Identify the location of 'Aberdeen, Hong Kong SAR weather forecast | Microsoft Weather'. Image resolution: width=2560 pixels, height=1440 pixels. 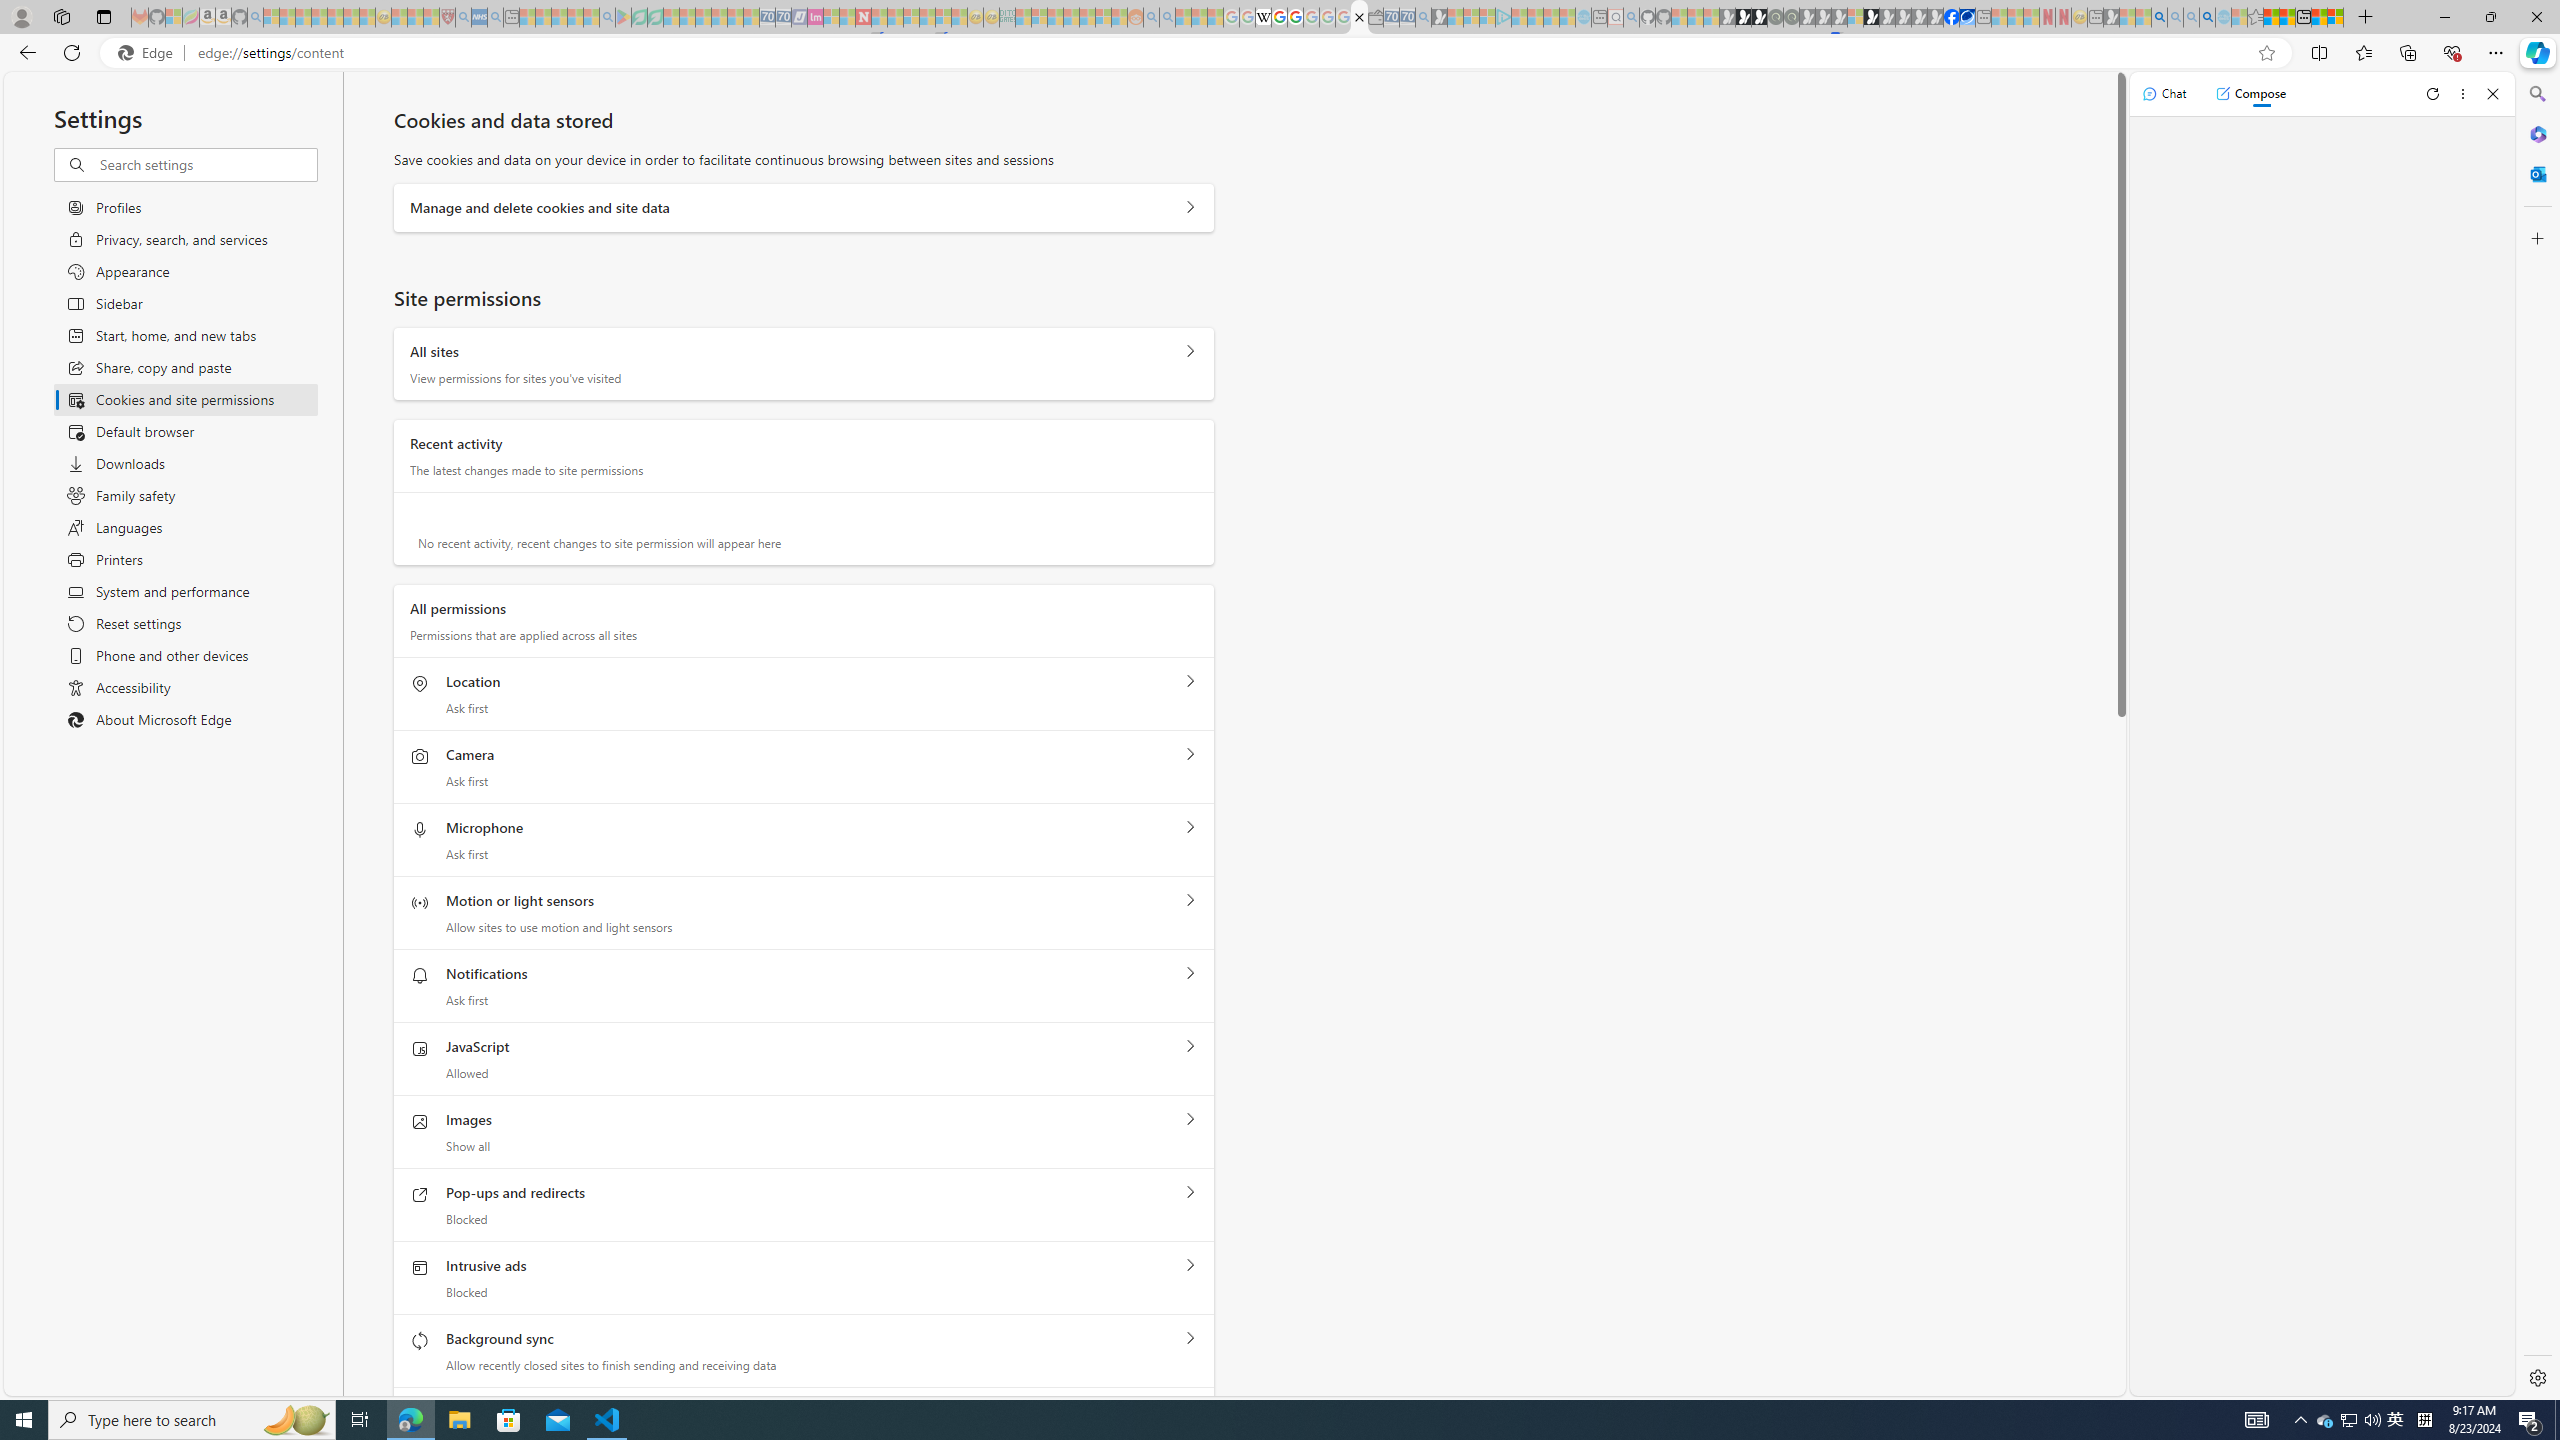
(2286, 16).